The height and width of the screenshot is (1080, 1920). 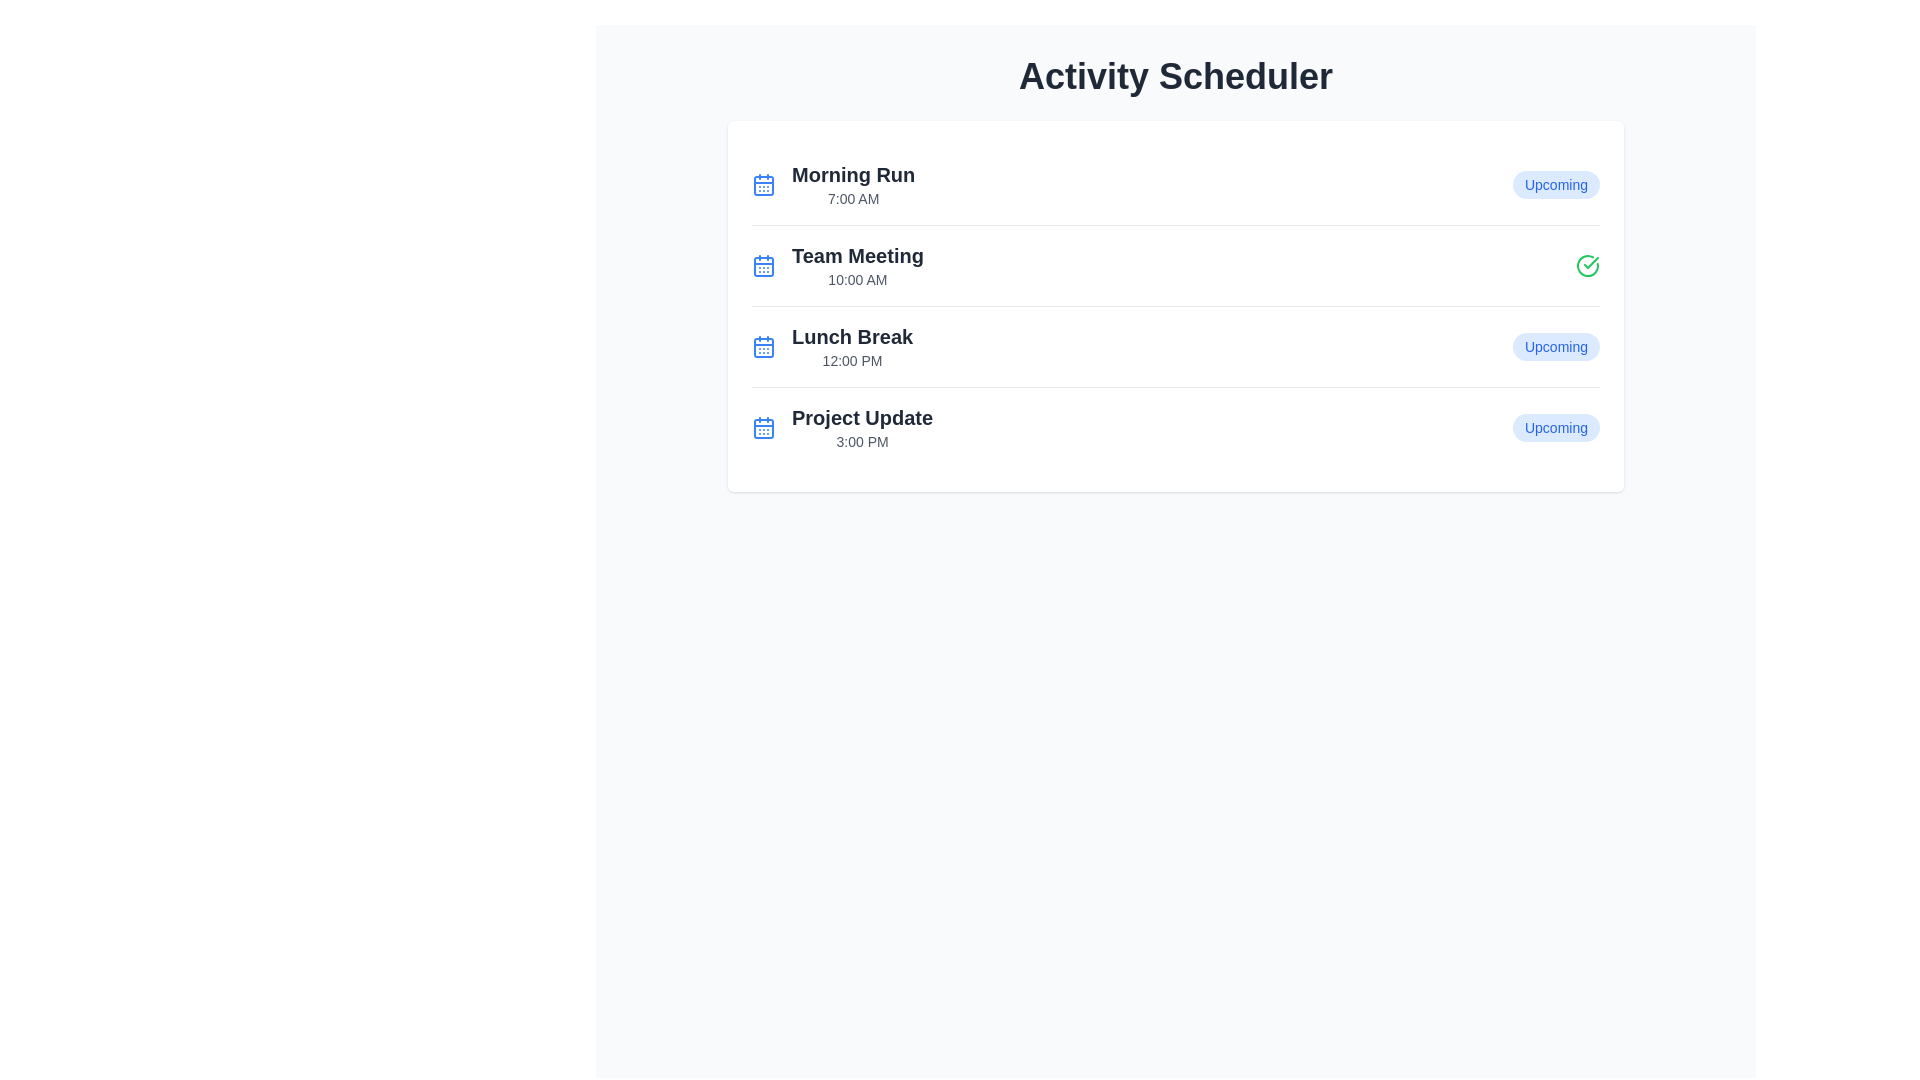 What do you see at coordinates (833, 185) in the screenshot?
I see `the first list item in the 'Activity Scheduler' section, which displays 'Morning Run' in bold with a blue calendar icon on the left` at bounding box center [833, 185].